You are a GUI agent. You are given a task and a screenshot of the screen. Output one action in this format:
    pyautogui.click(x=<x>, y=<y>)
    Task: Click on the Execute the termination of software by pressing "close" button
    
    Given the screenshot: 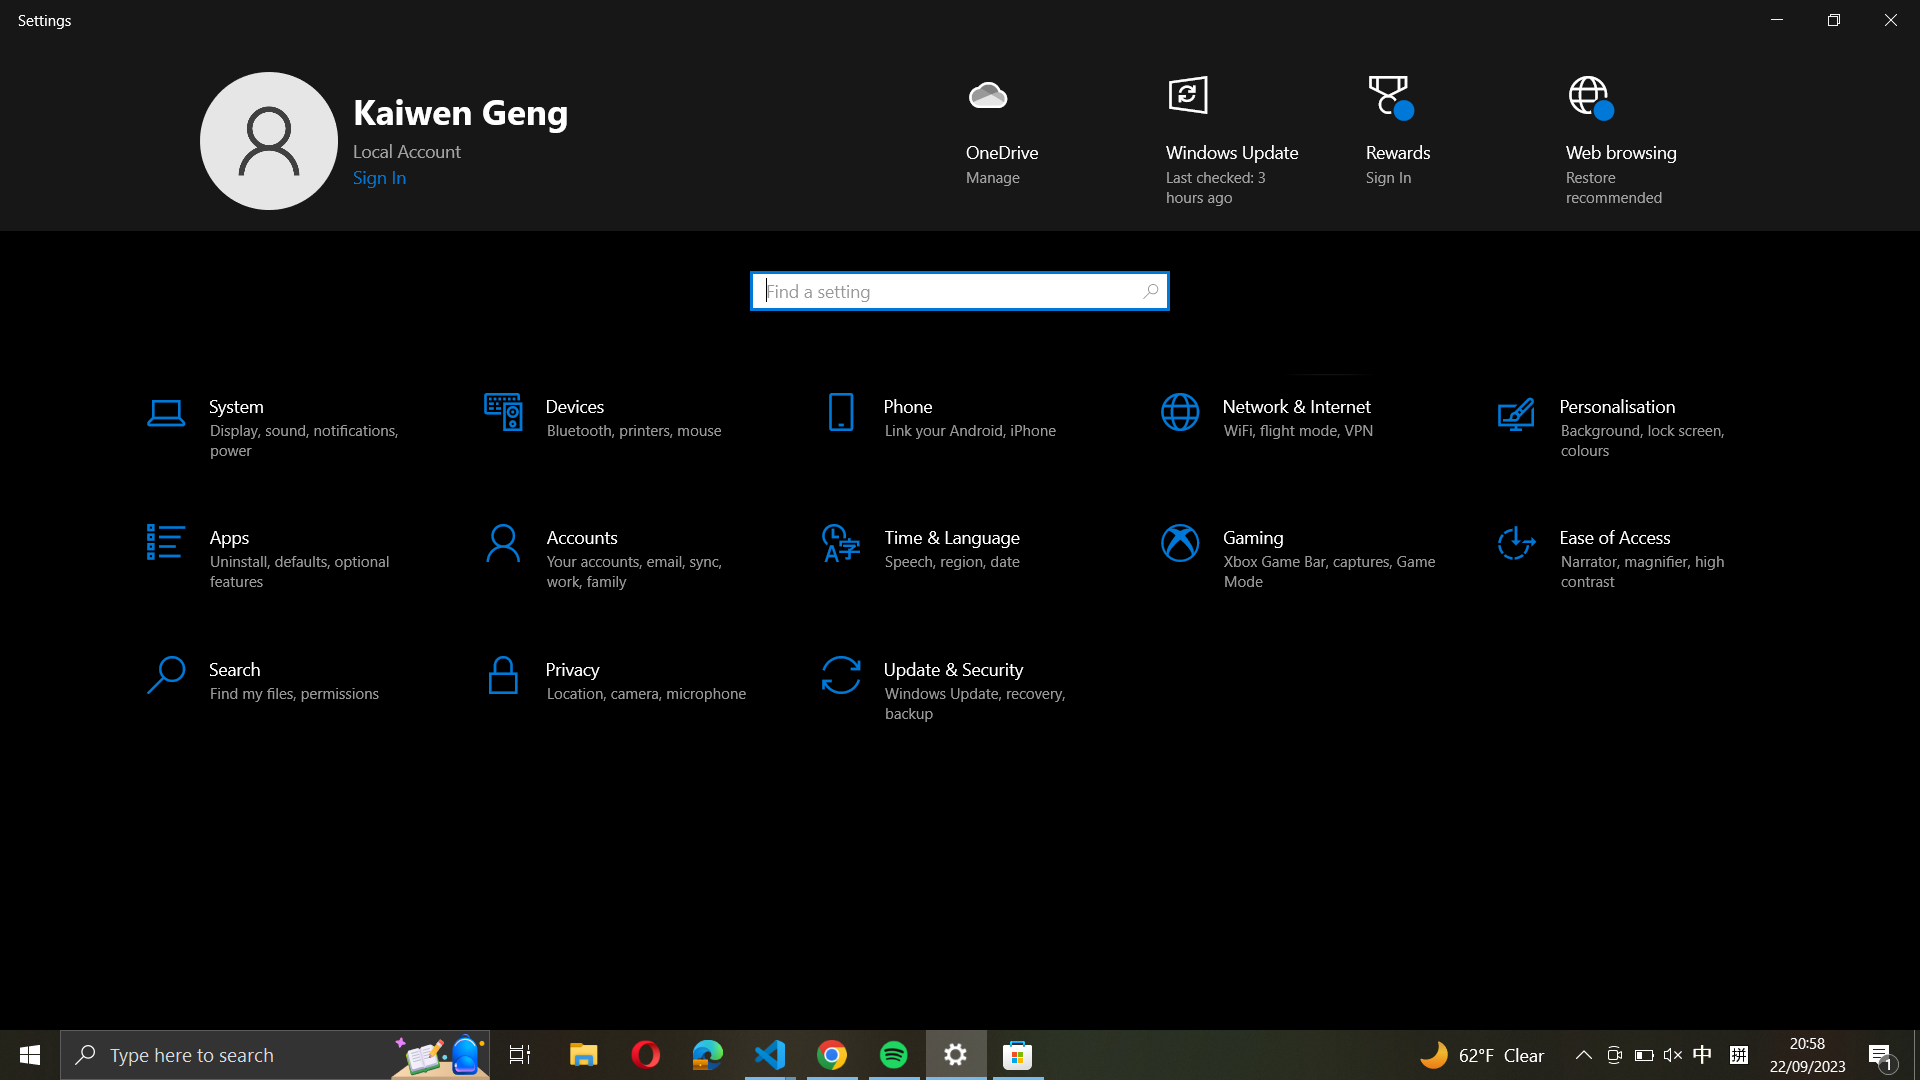 What is the action you would take?
    pyautogui.click(x=1894, y=20)
    